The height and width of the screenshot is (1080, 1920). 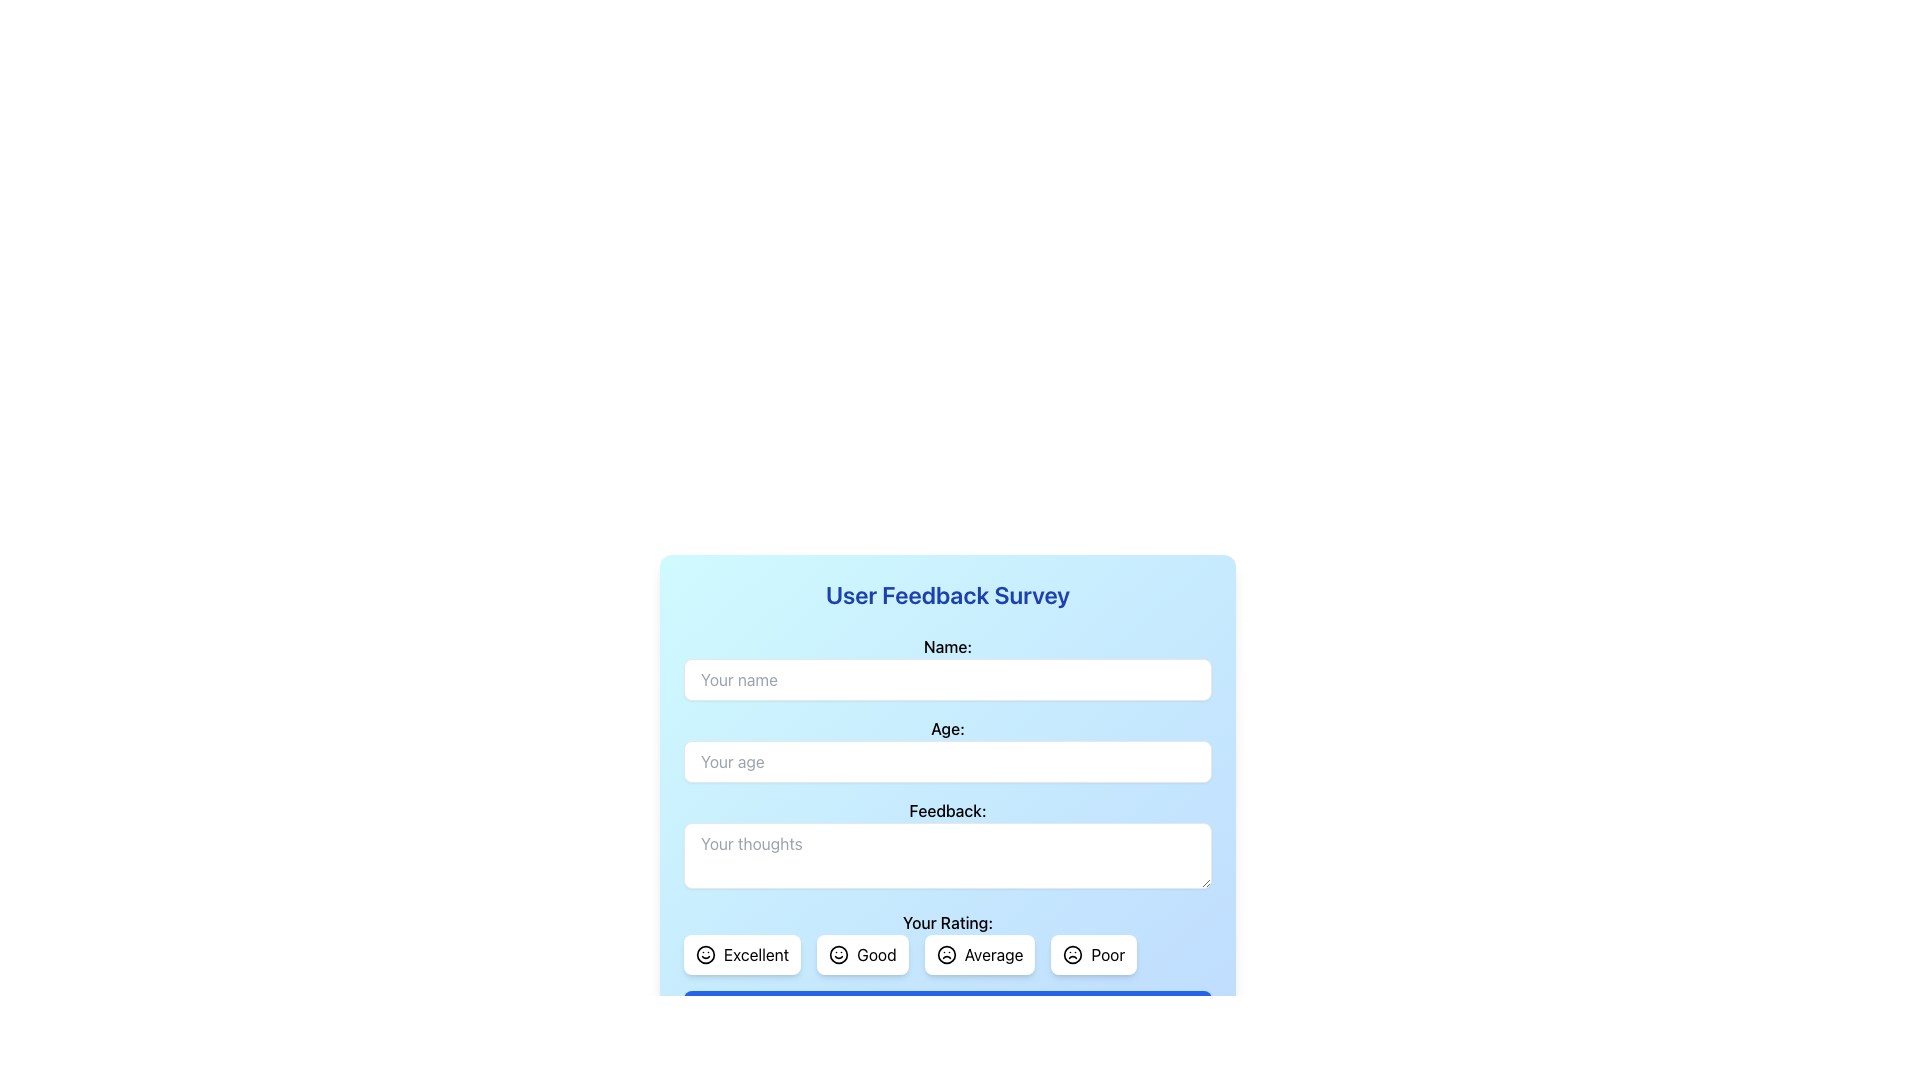 I want to click on the 'Excellent' rating button in the feedback survey, so click(x=741, y=954).